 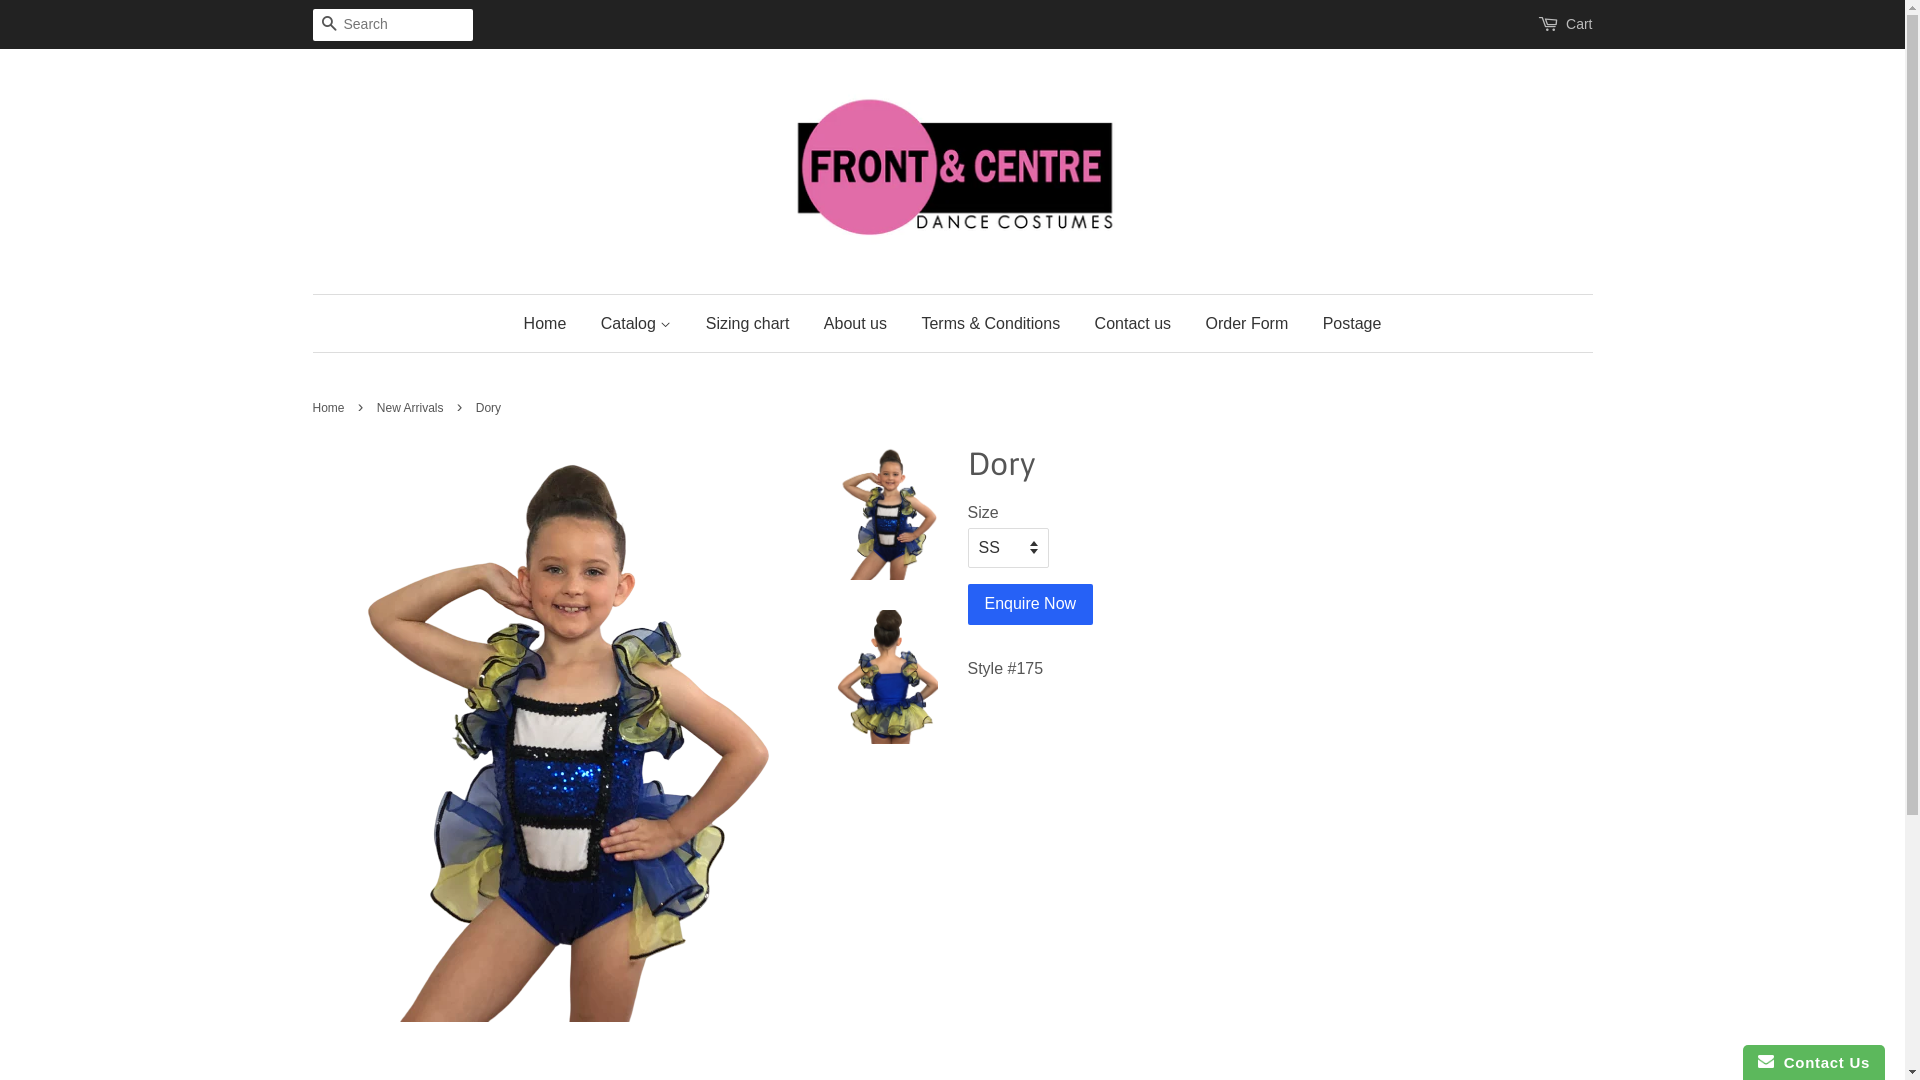 I want to click on 'About us', so click(x=855, y=322).